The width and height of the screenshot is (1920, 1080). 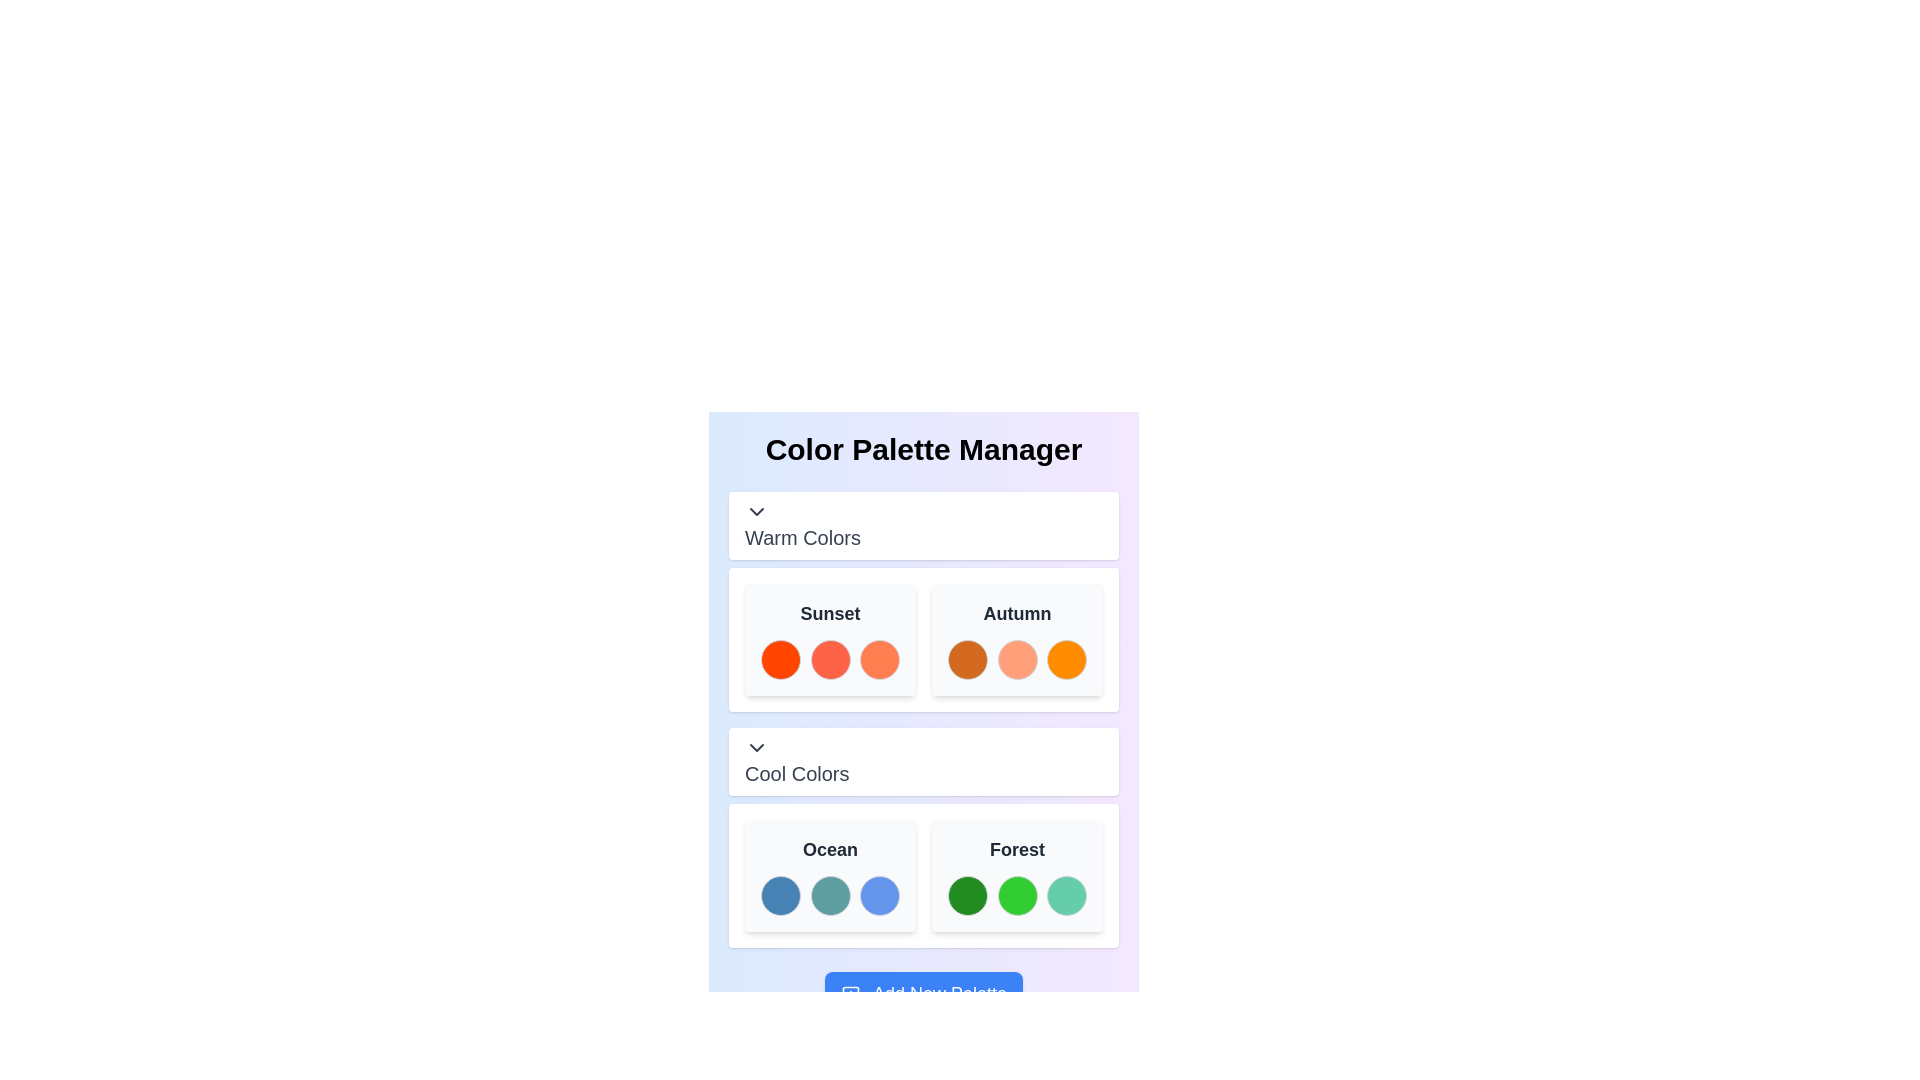 I want to click on the 'Add New Palette' button located centrally near the bottom of the interface to change its color, so click(x=923, y=994).